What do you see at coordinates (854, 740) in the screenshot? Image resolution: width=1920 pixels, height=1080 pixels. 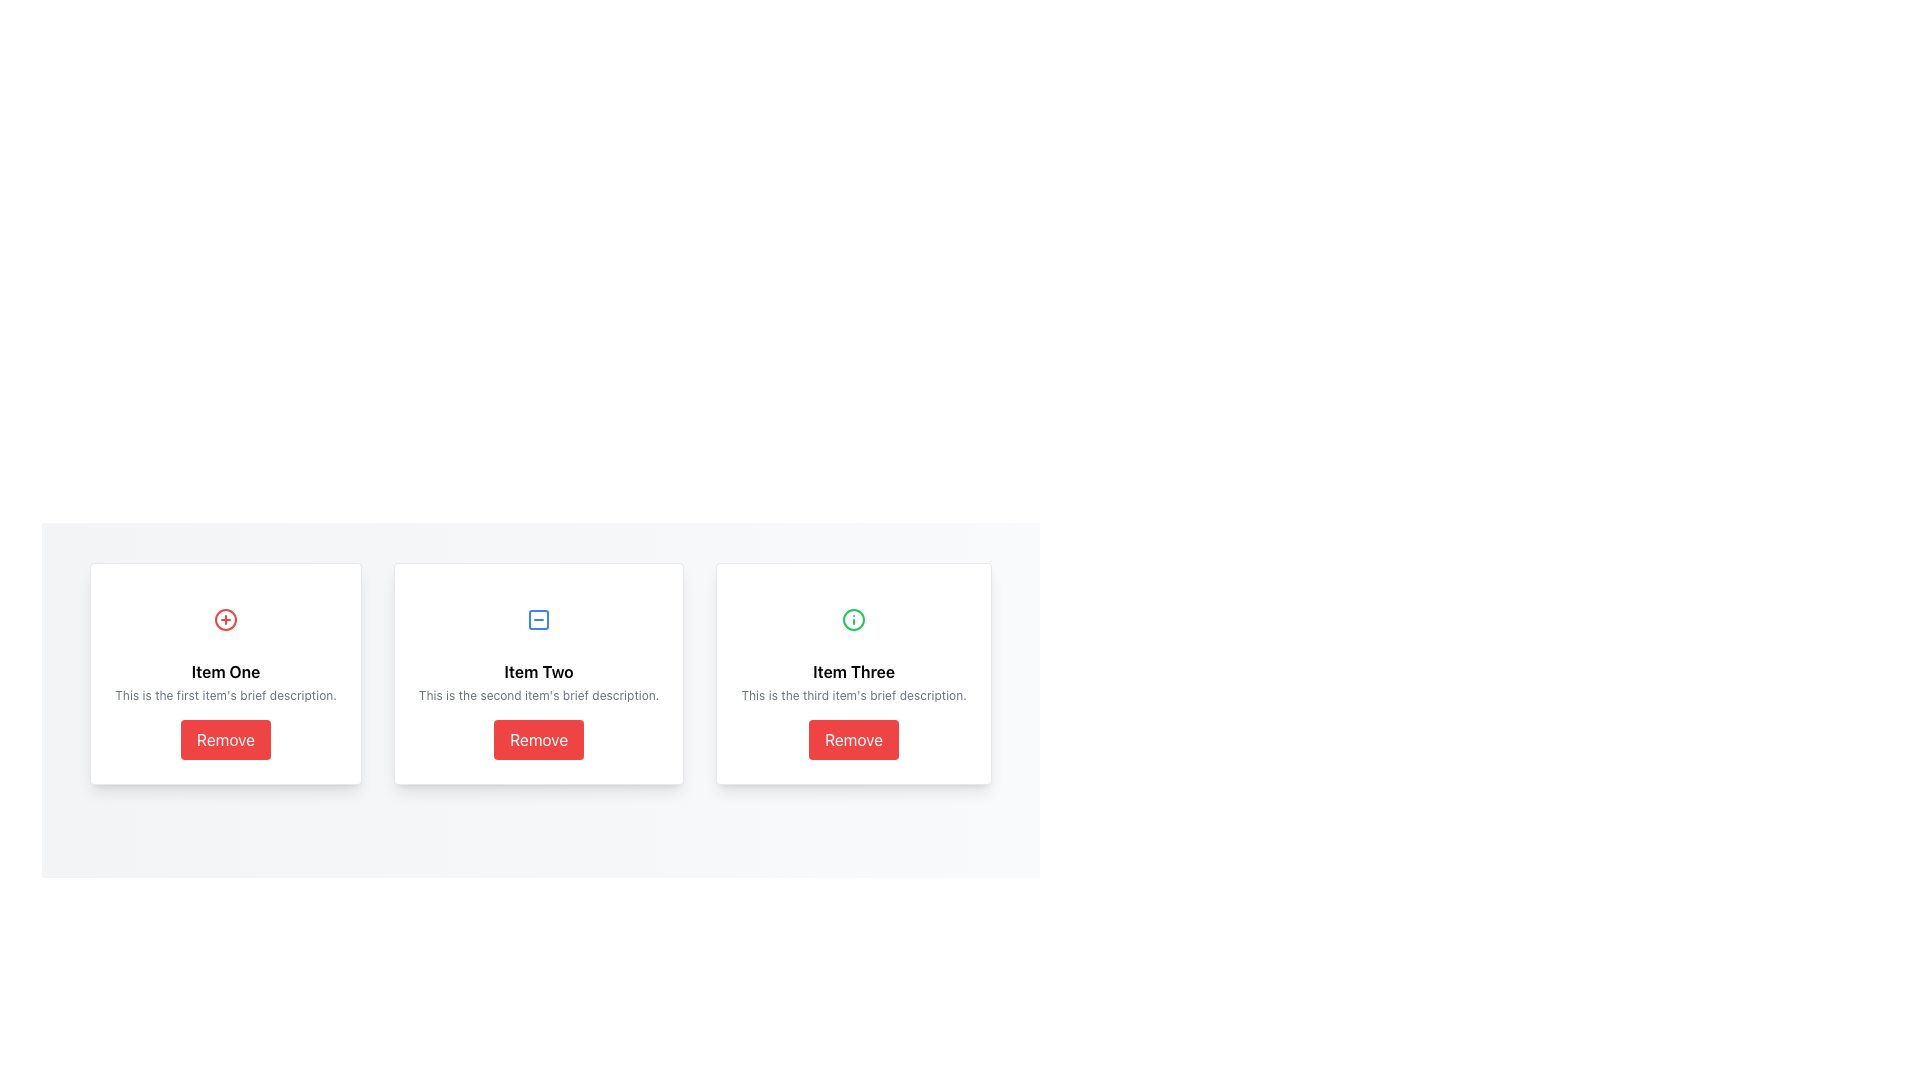 I see `the red 'Remove' button with rounded corners at the bottom of the 'Item Three' card to observe its hover state change` at bounding box center [854, 740].